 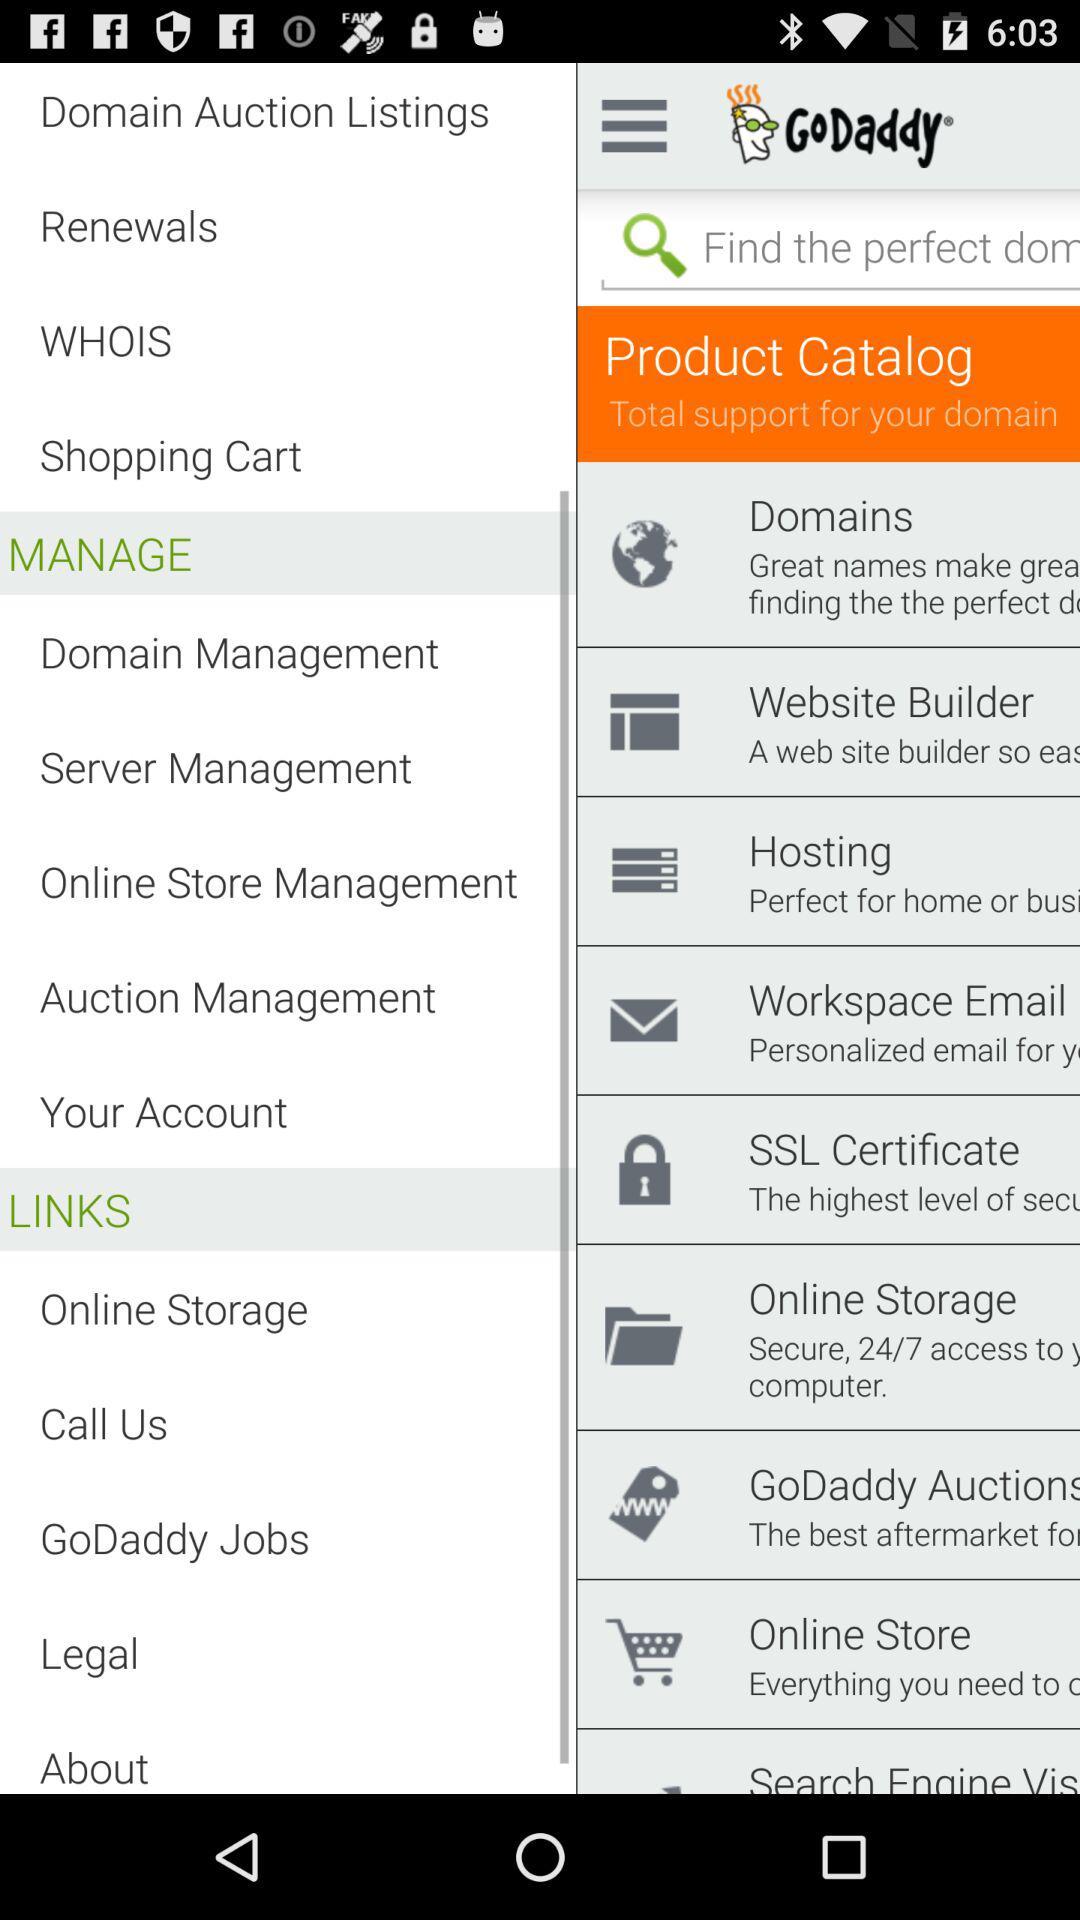 I want to click on hosting icon, so click(x=820, y=849).